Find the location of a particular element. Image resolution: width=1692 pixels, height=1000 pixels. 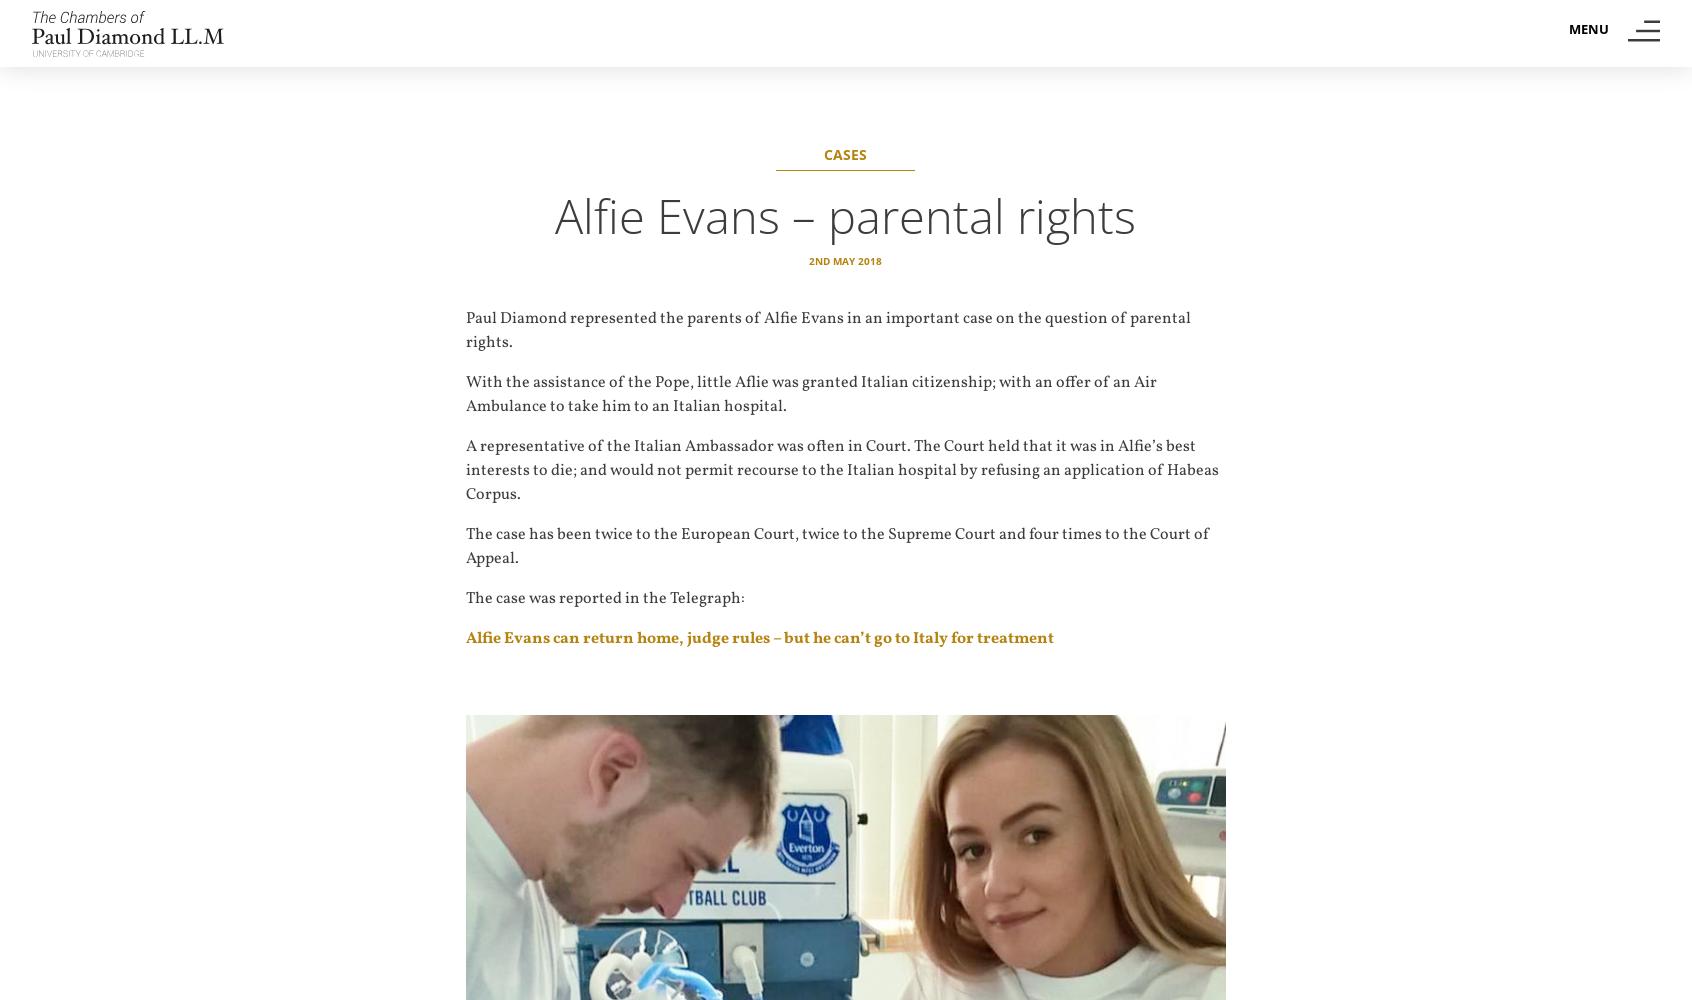

'2nd May 2018' is located at coordinates (808, 261).